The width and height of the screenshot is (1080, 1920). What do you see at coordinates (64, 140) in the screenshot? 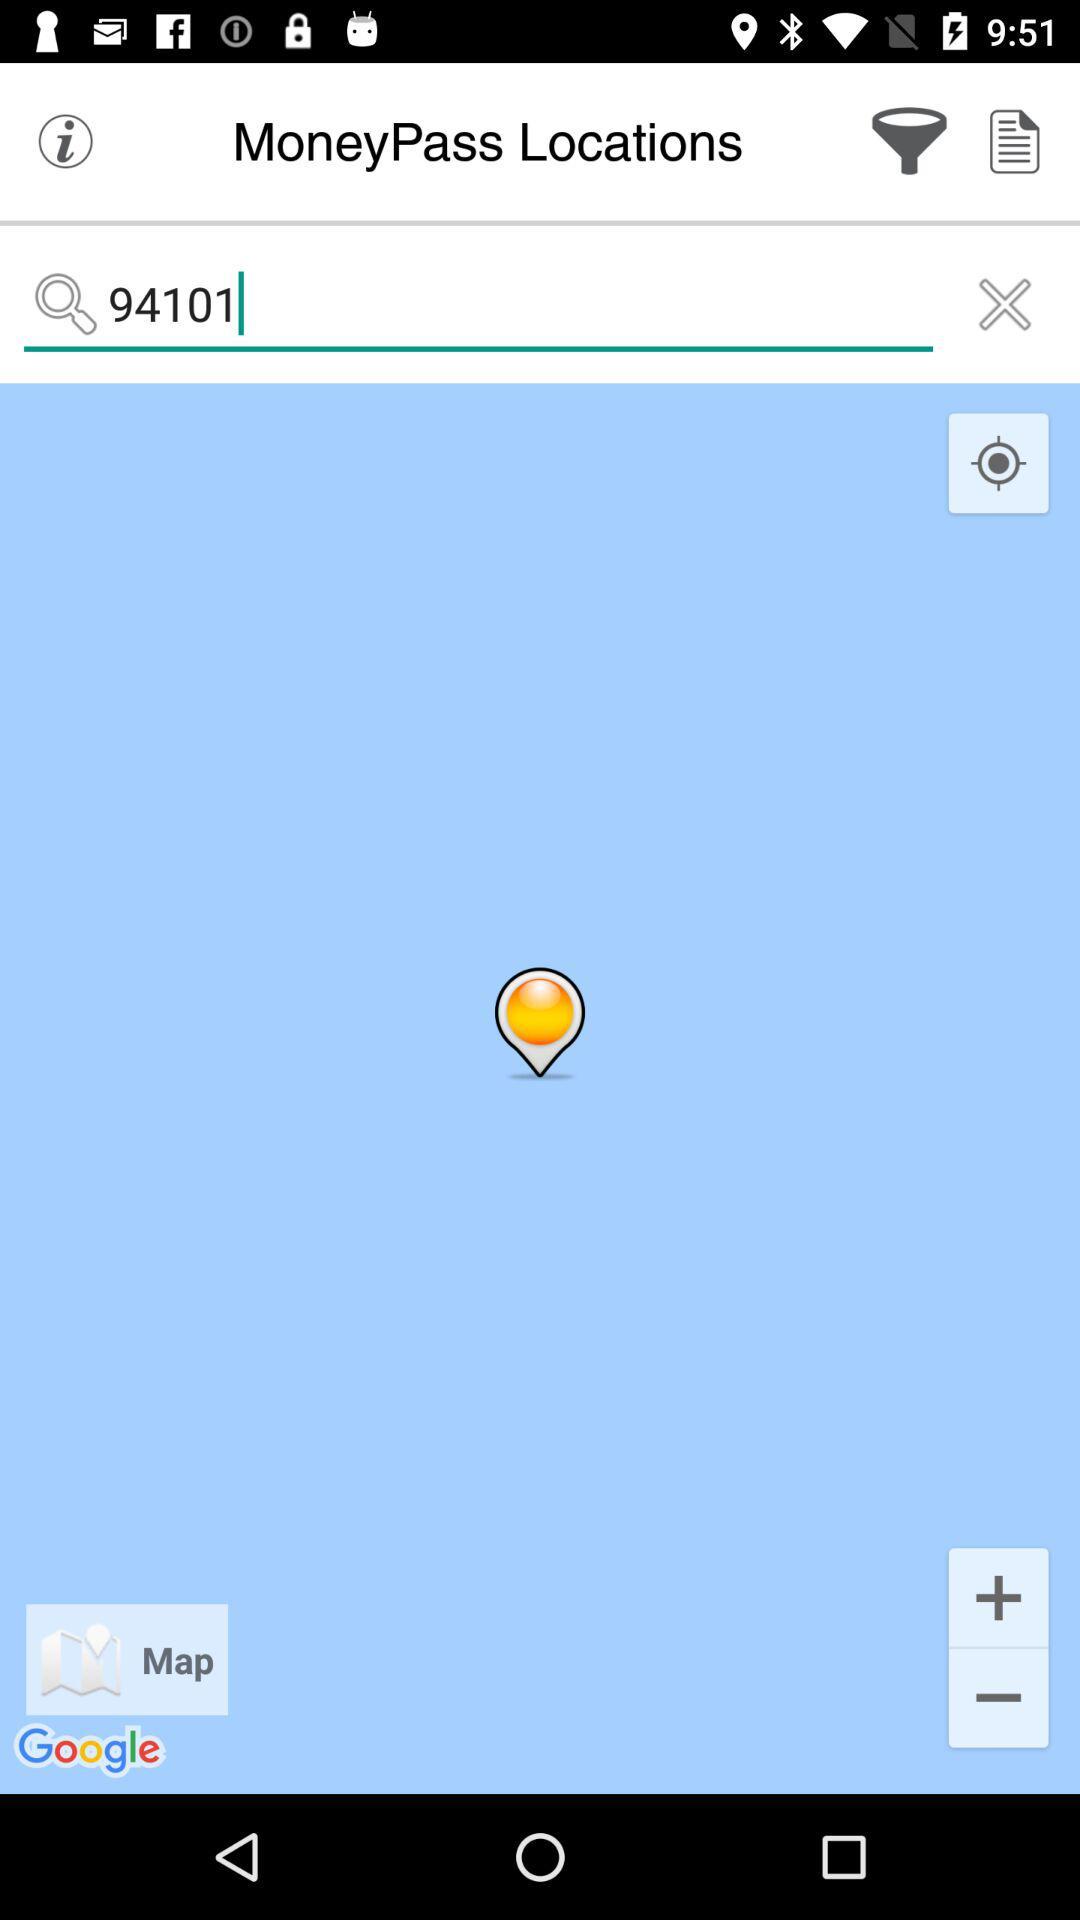
I see `the info icon` at bounding box center [64, 140].